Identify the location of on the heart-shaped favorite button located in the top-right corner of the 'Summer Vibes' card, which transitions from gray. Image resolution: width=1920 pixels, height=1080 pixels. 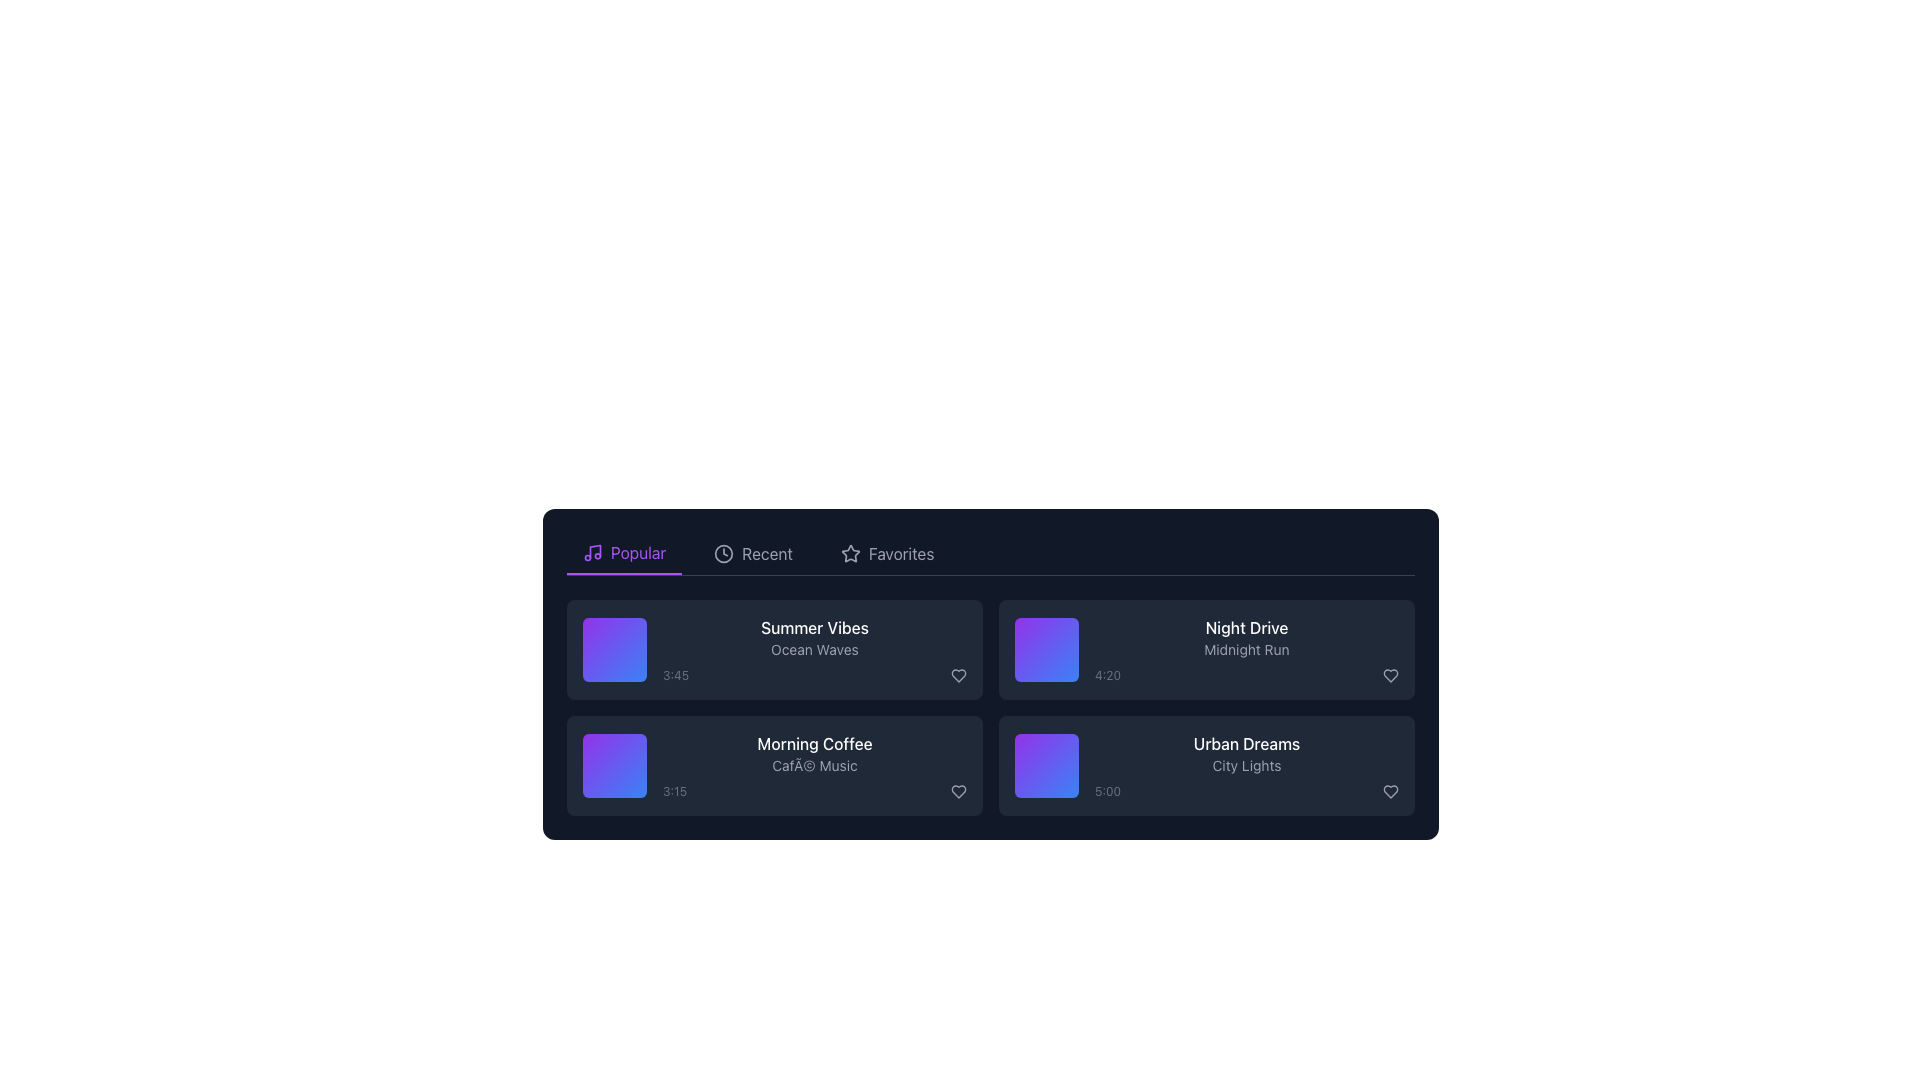
(958, 675).